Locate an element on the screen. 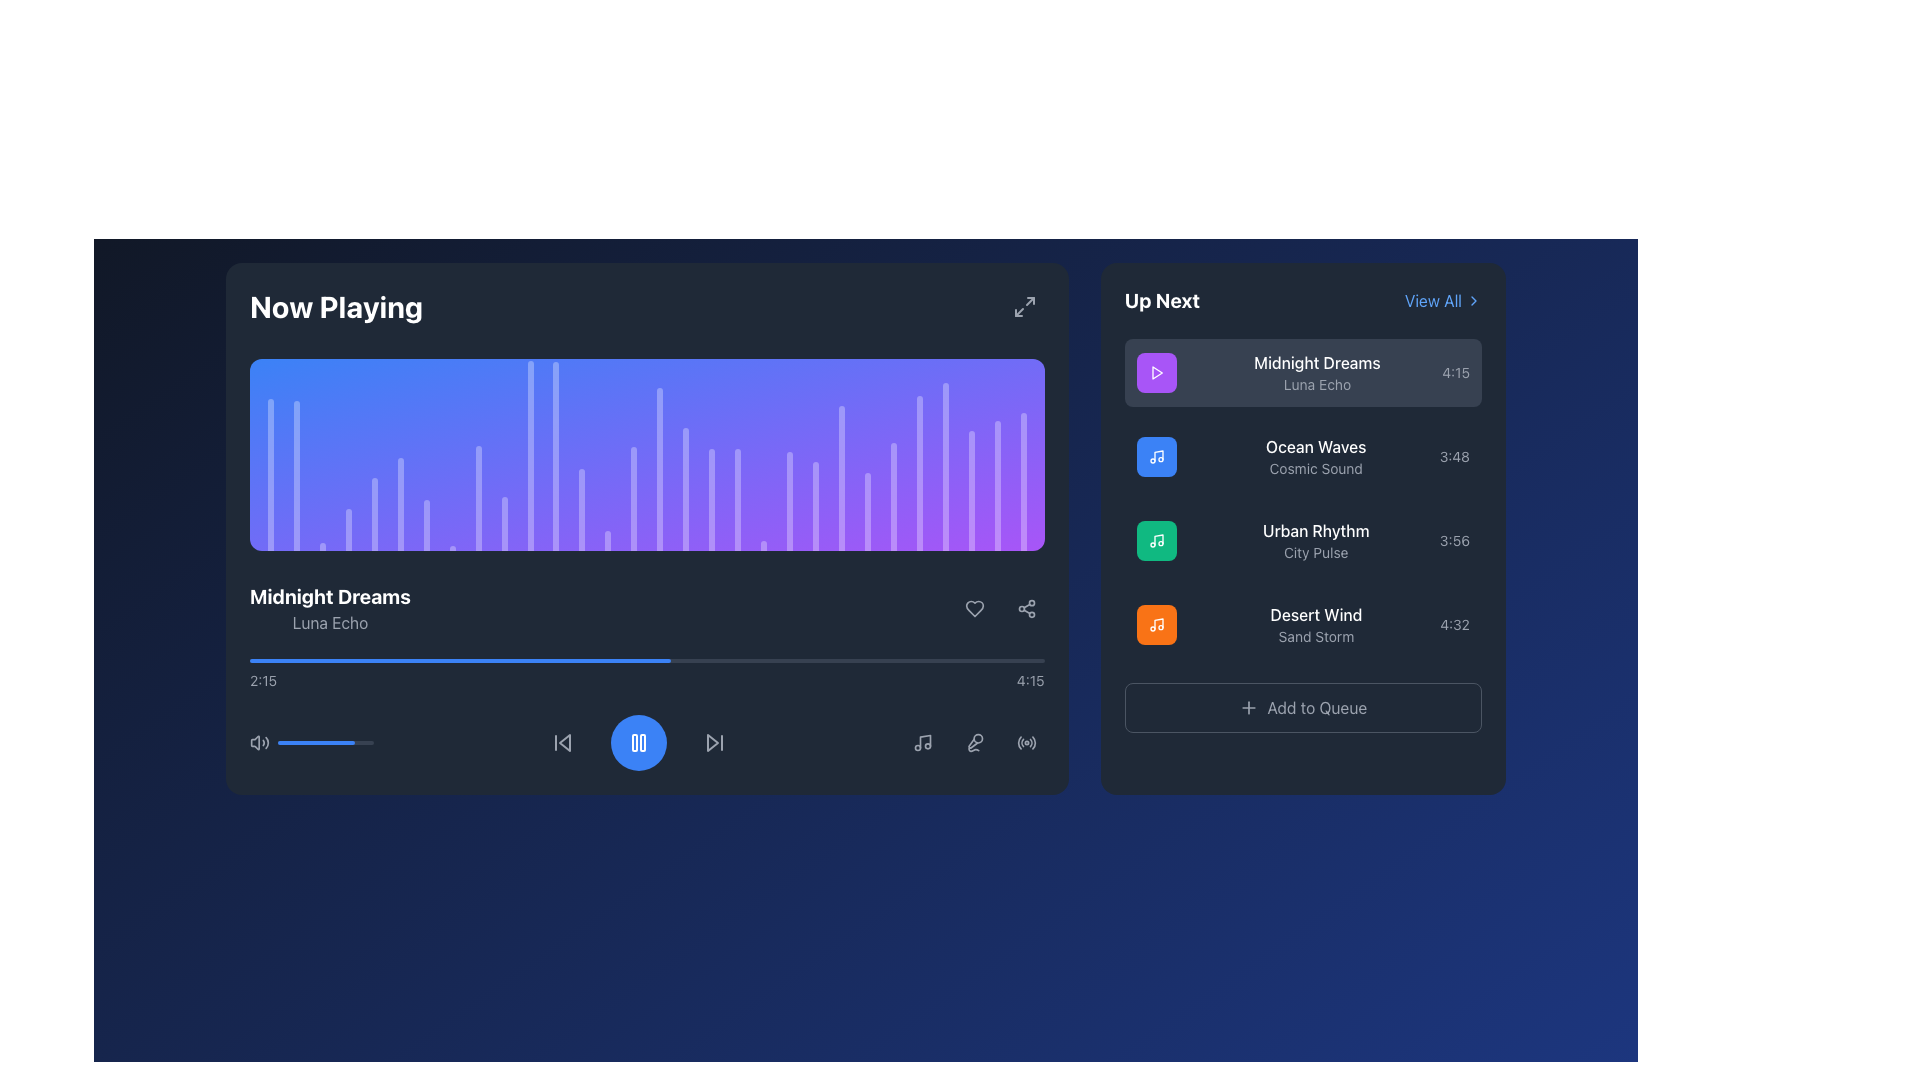  the 21st vertical Waveform bar, which is a translucent white bar with a rounded top, part of the waveform display under the title 'Now Playing' is located at coordinates (816, 505).